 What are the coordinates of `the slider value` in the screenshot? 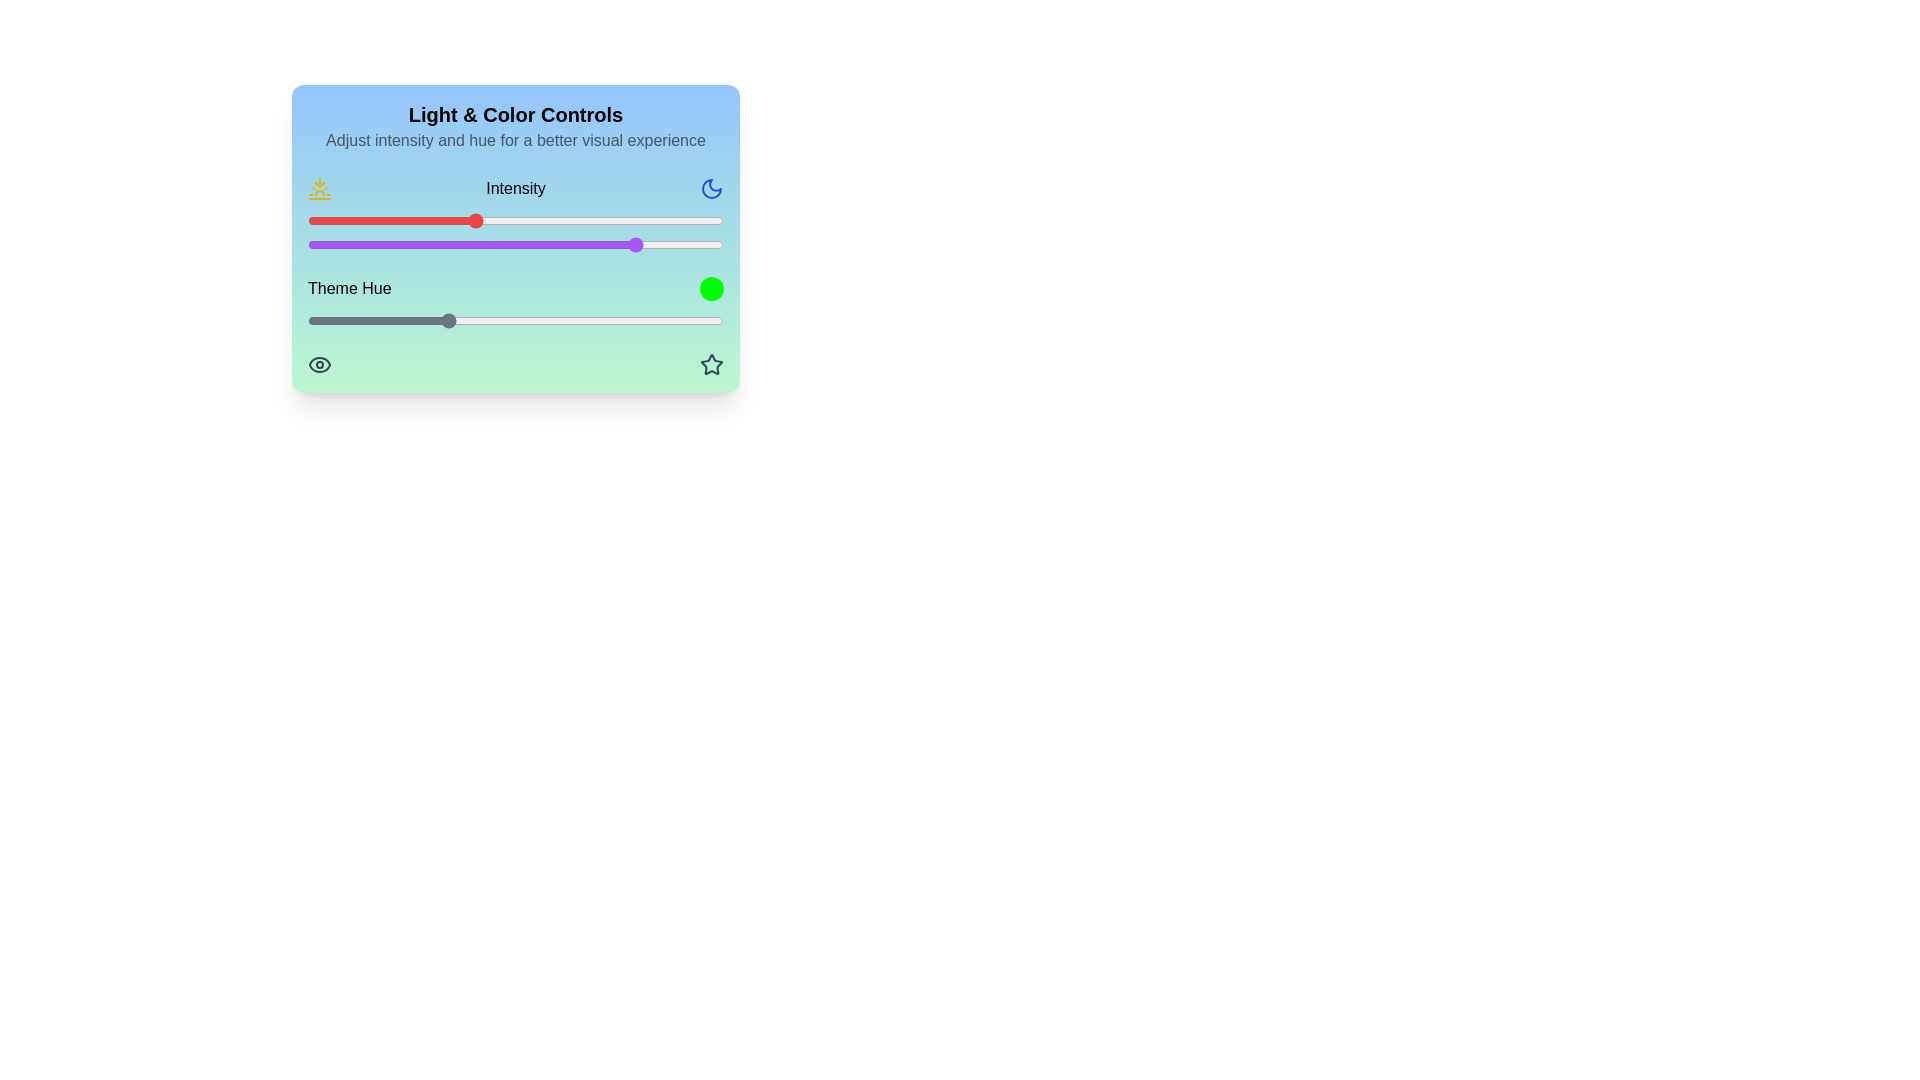 It's located at (627, 319).